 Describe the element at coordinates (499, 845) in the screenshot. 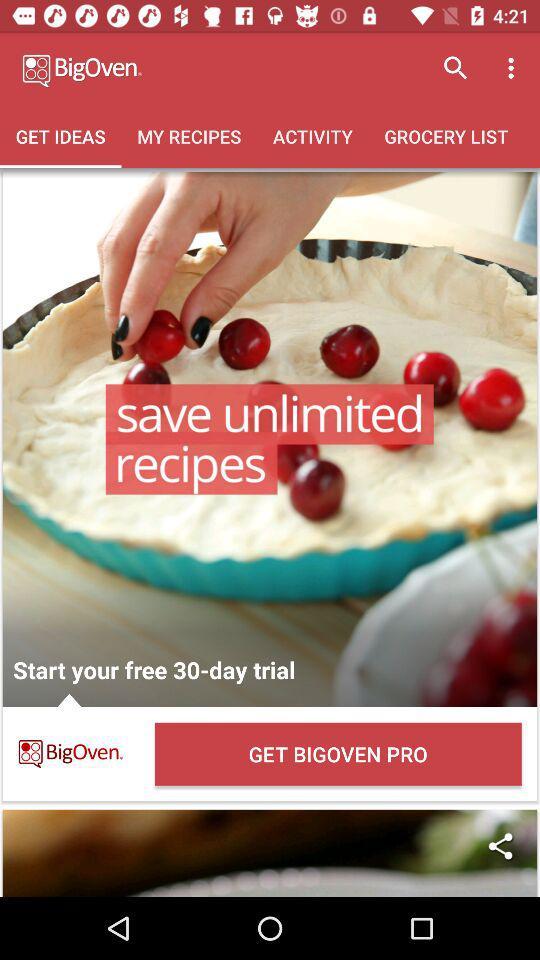

I see `icon below the get bigoven pro item` at that location.